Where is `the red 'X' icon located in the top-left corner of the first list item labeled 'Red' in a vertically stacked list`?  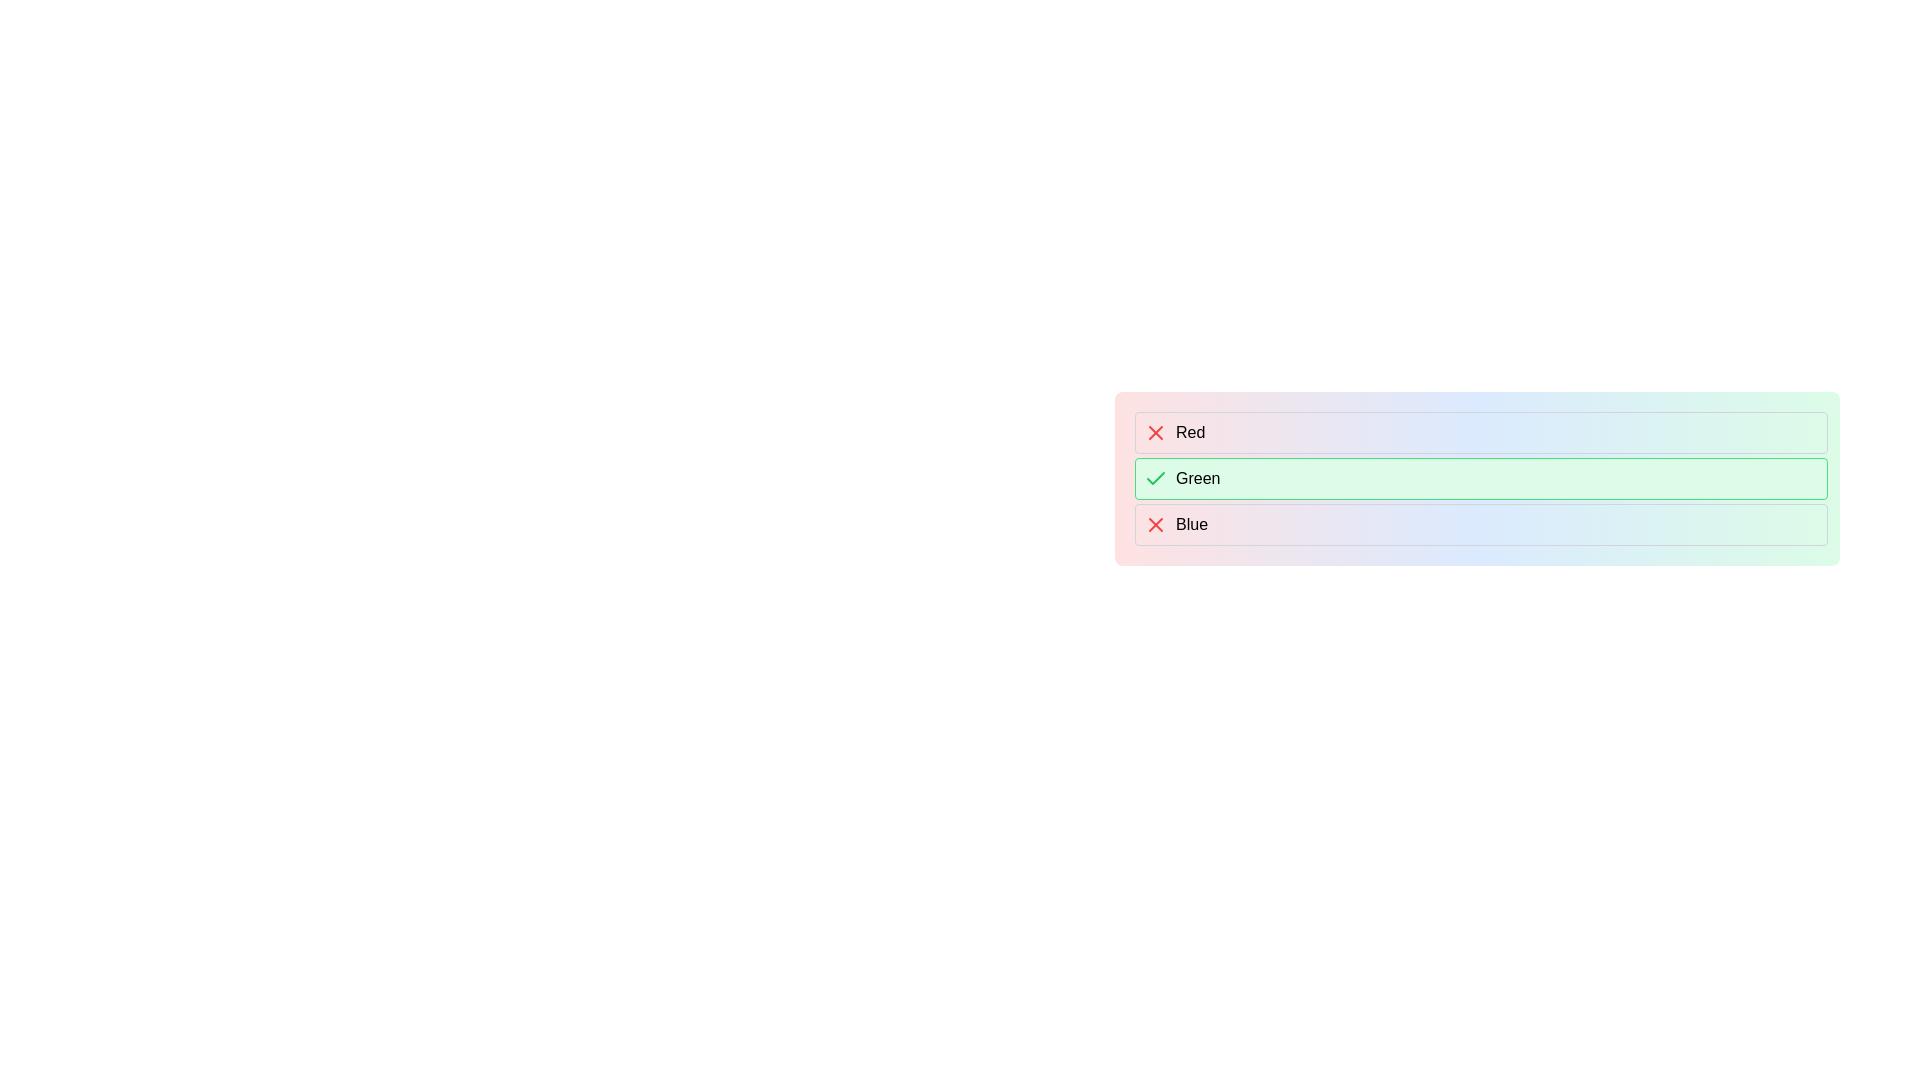
the red 'X' icon located in the top-left corner of the first list item labeled 'Red' in a vertically stacked list is located at coordinates (1156, 523).